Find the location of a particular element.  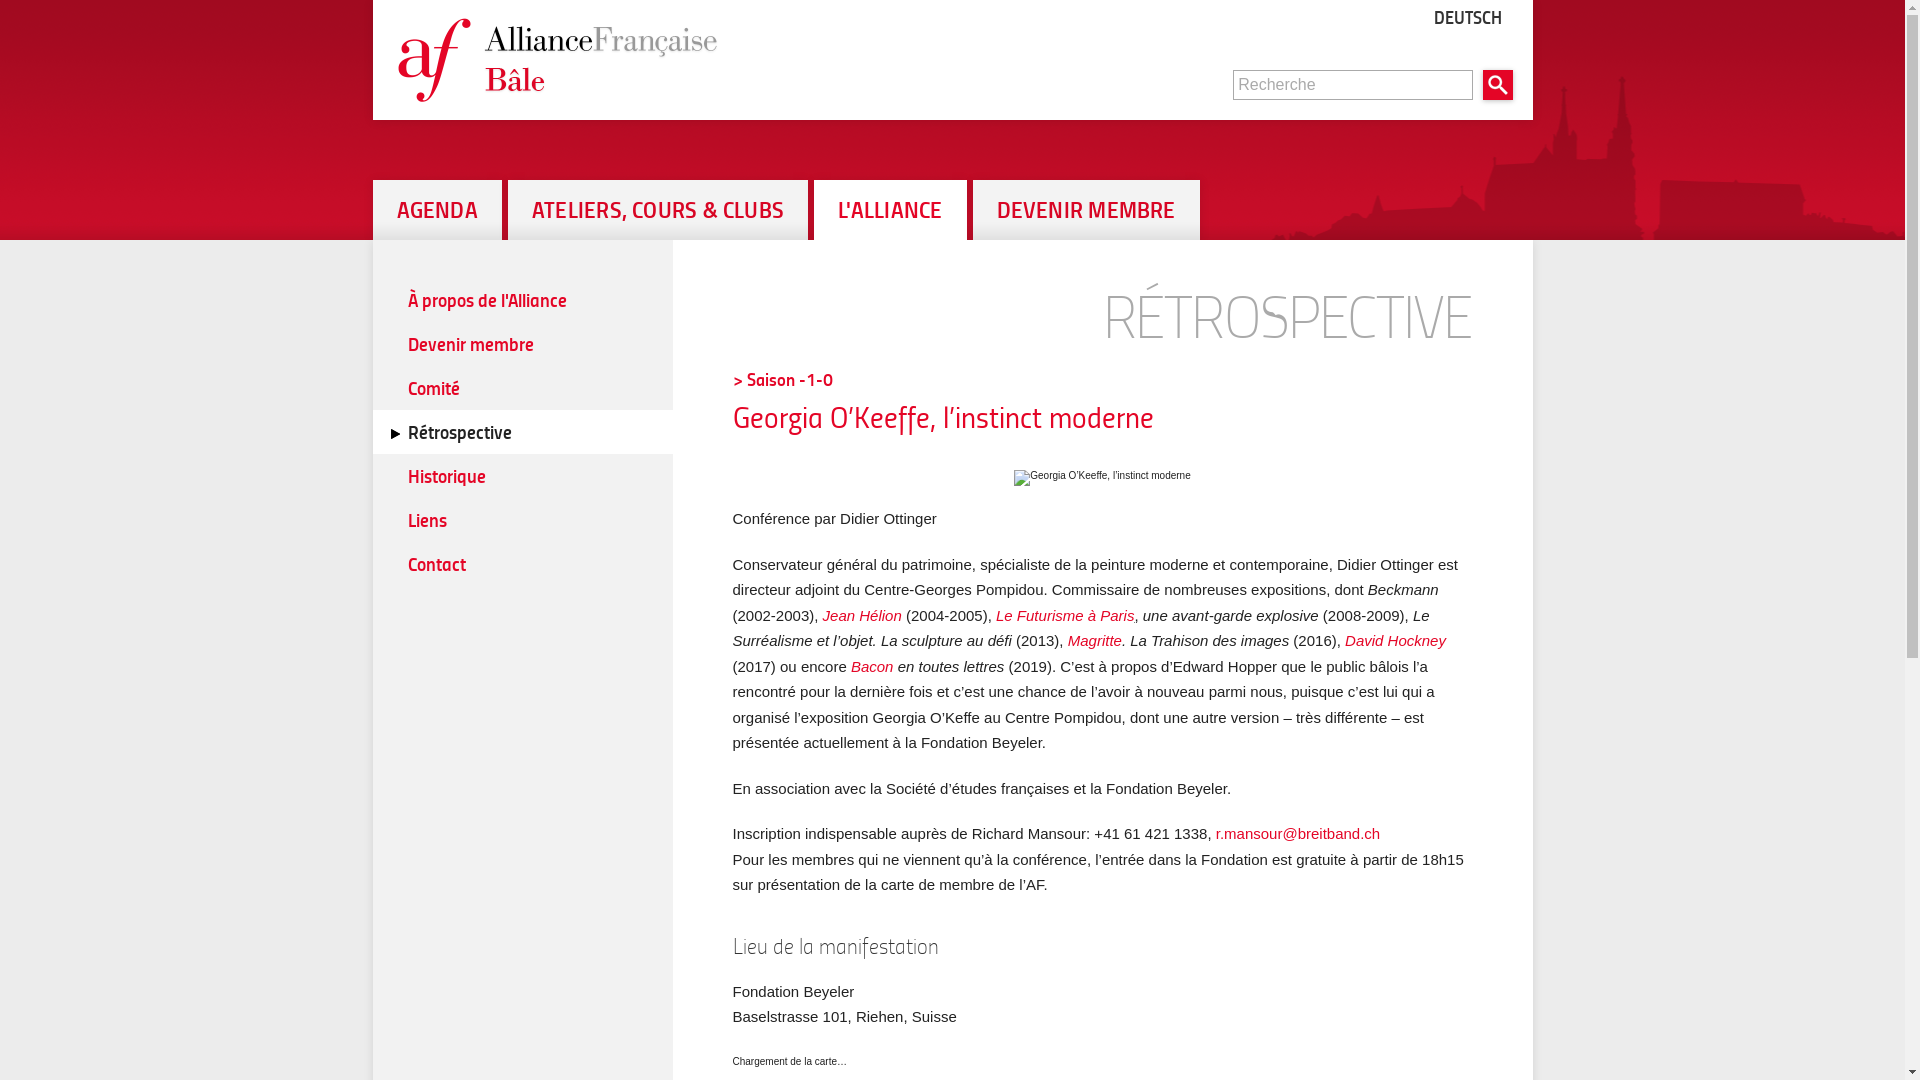

'David Hockney' is located at coordinates (1394, 640).